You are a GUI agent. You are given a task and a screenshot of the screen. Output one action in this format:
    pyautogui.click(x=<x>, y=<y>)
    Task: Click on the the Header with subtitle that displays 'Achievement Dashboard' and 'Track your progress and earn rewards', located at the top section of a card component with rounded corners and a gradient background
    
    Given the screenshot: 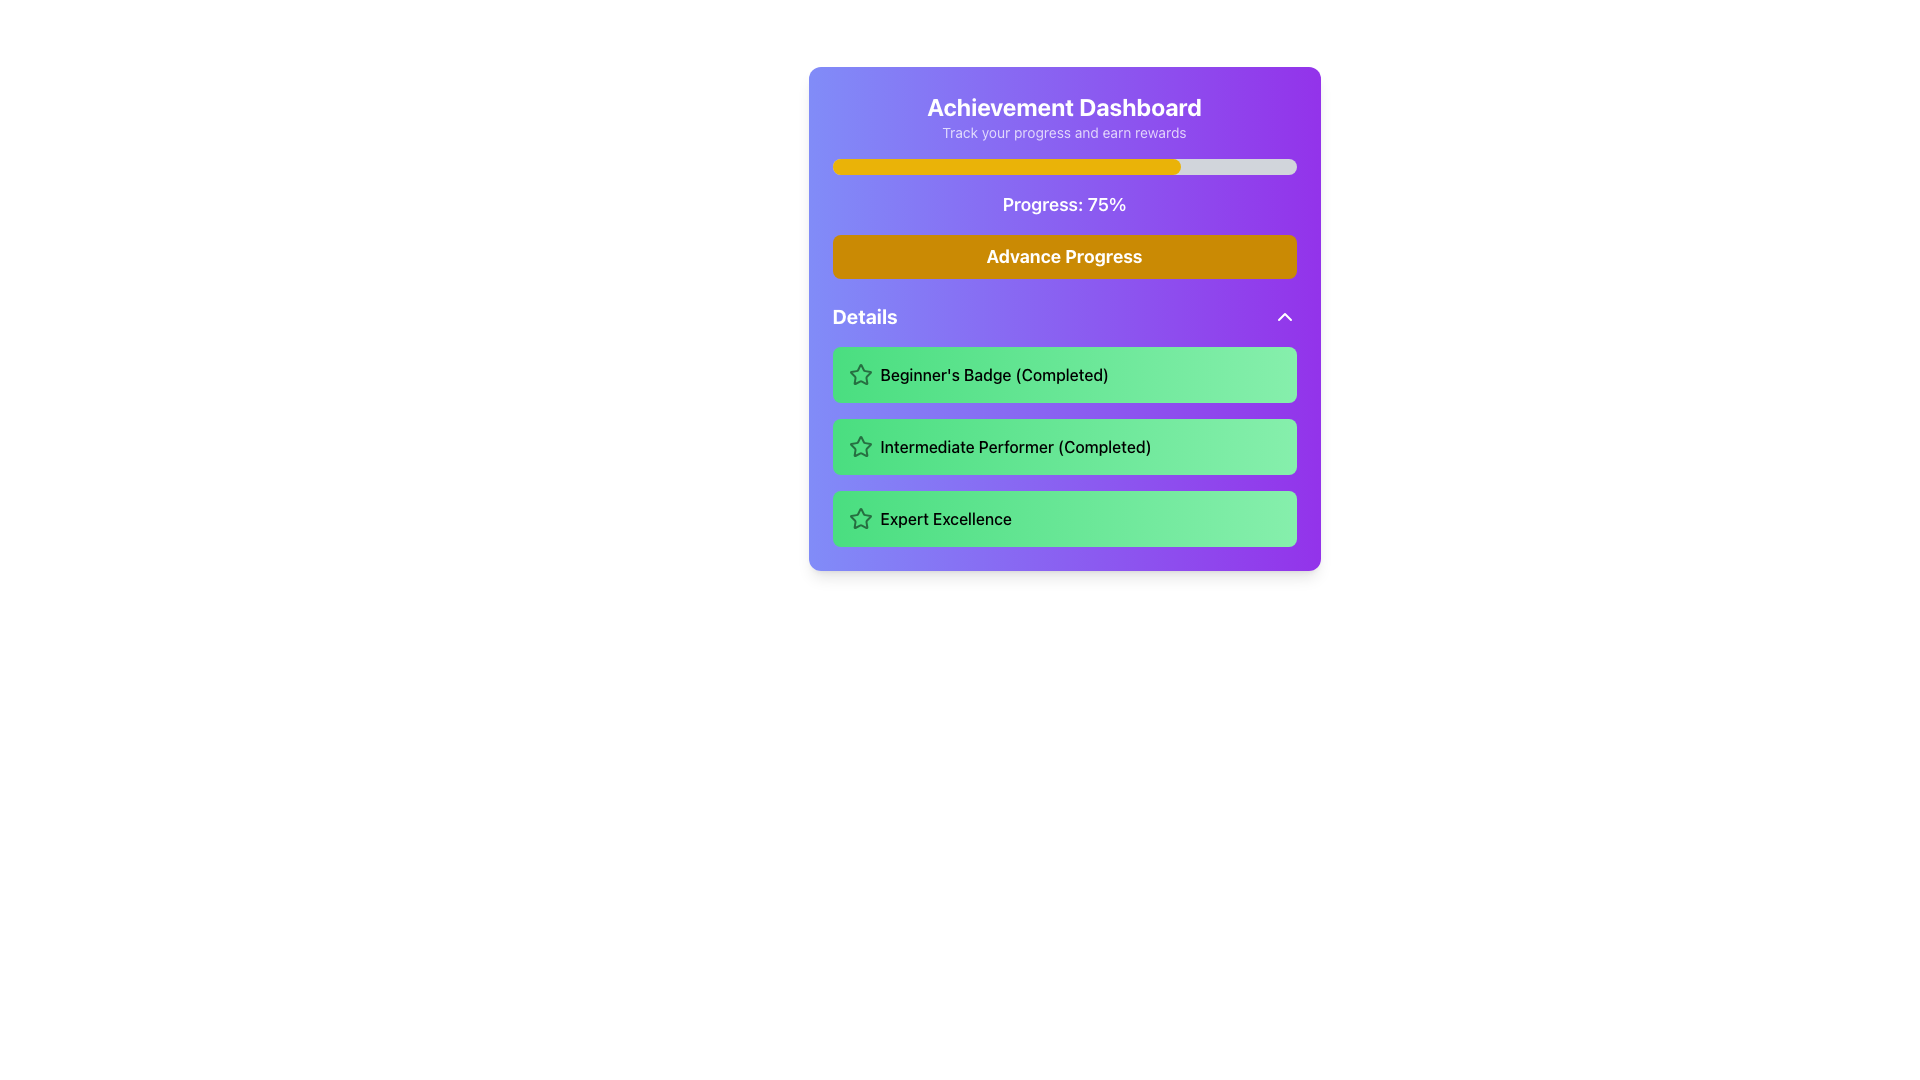 What is the action you would take?
    pyautogui.click(x=1063, y=116)
    